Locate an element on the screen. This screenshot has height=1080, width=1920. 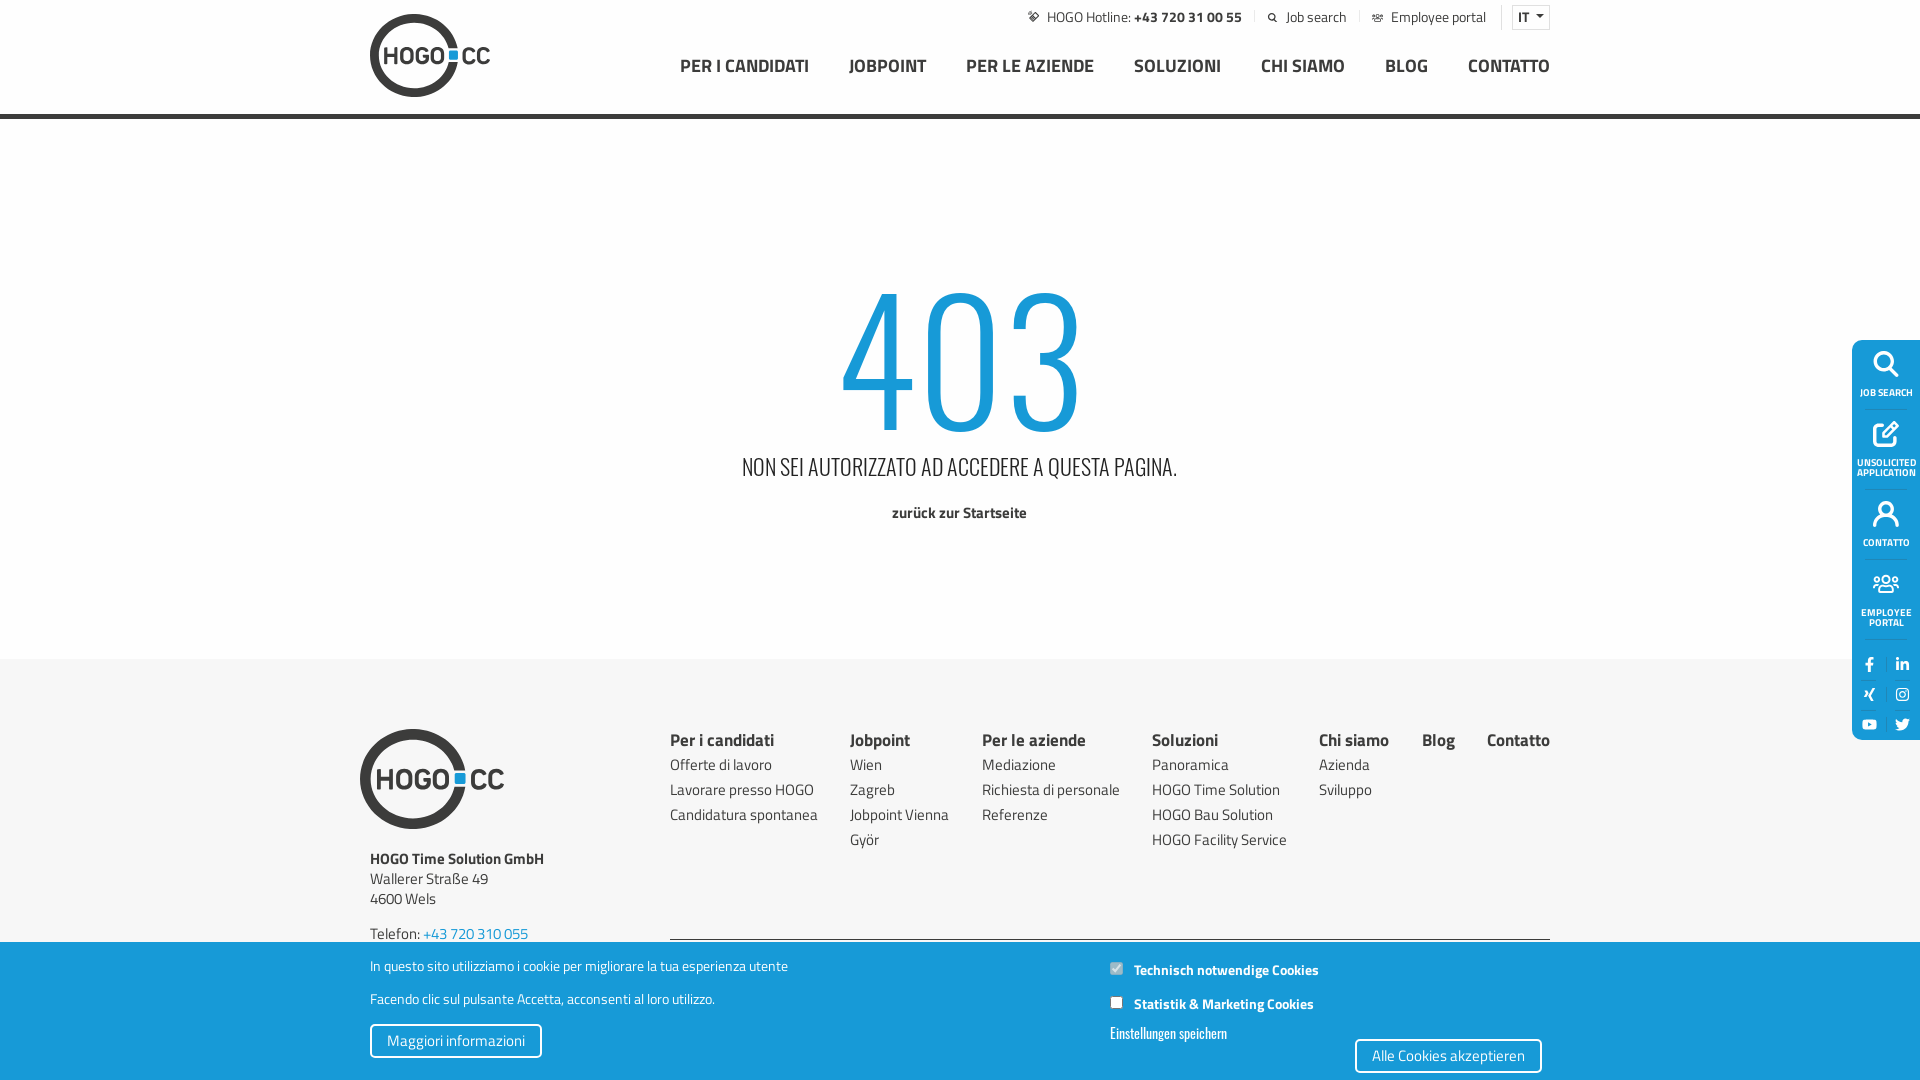
'Panoramica' is located at coordinates (1218, 764).